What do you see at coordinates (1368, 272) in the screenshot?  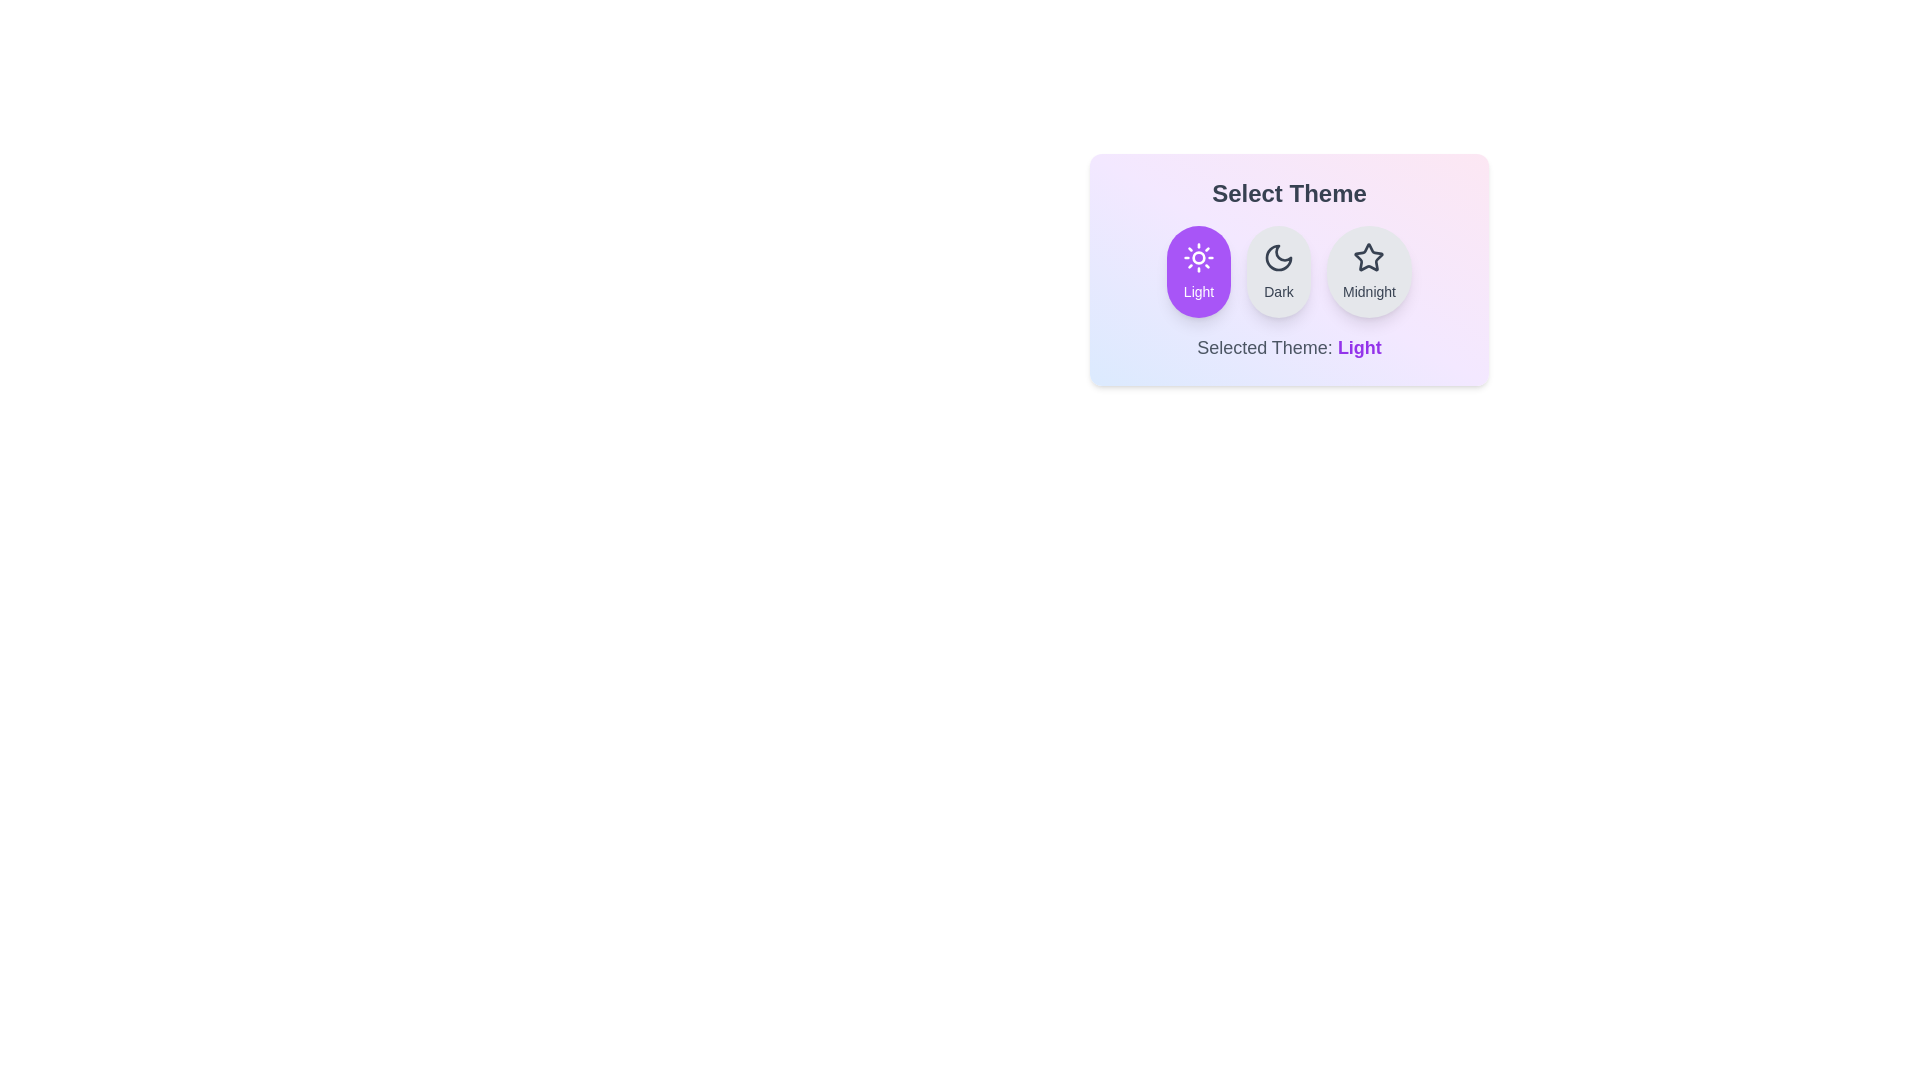 I see `the theme button corresponding to the desired theme: Midnight` at bounding box center [1368, 272].